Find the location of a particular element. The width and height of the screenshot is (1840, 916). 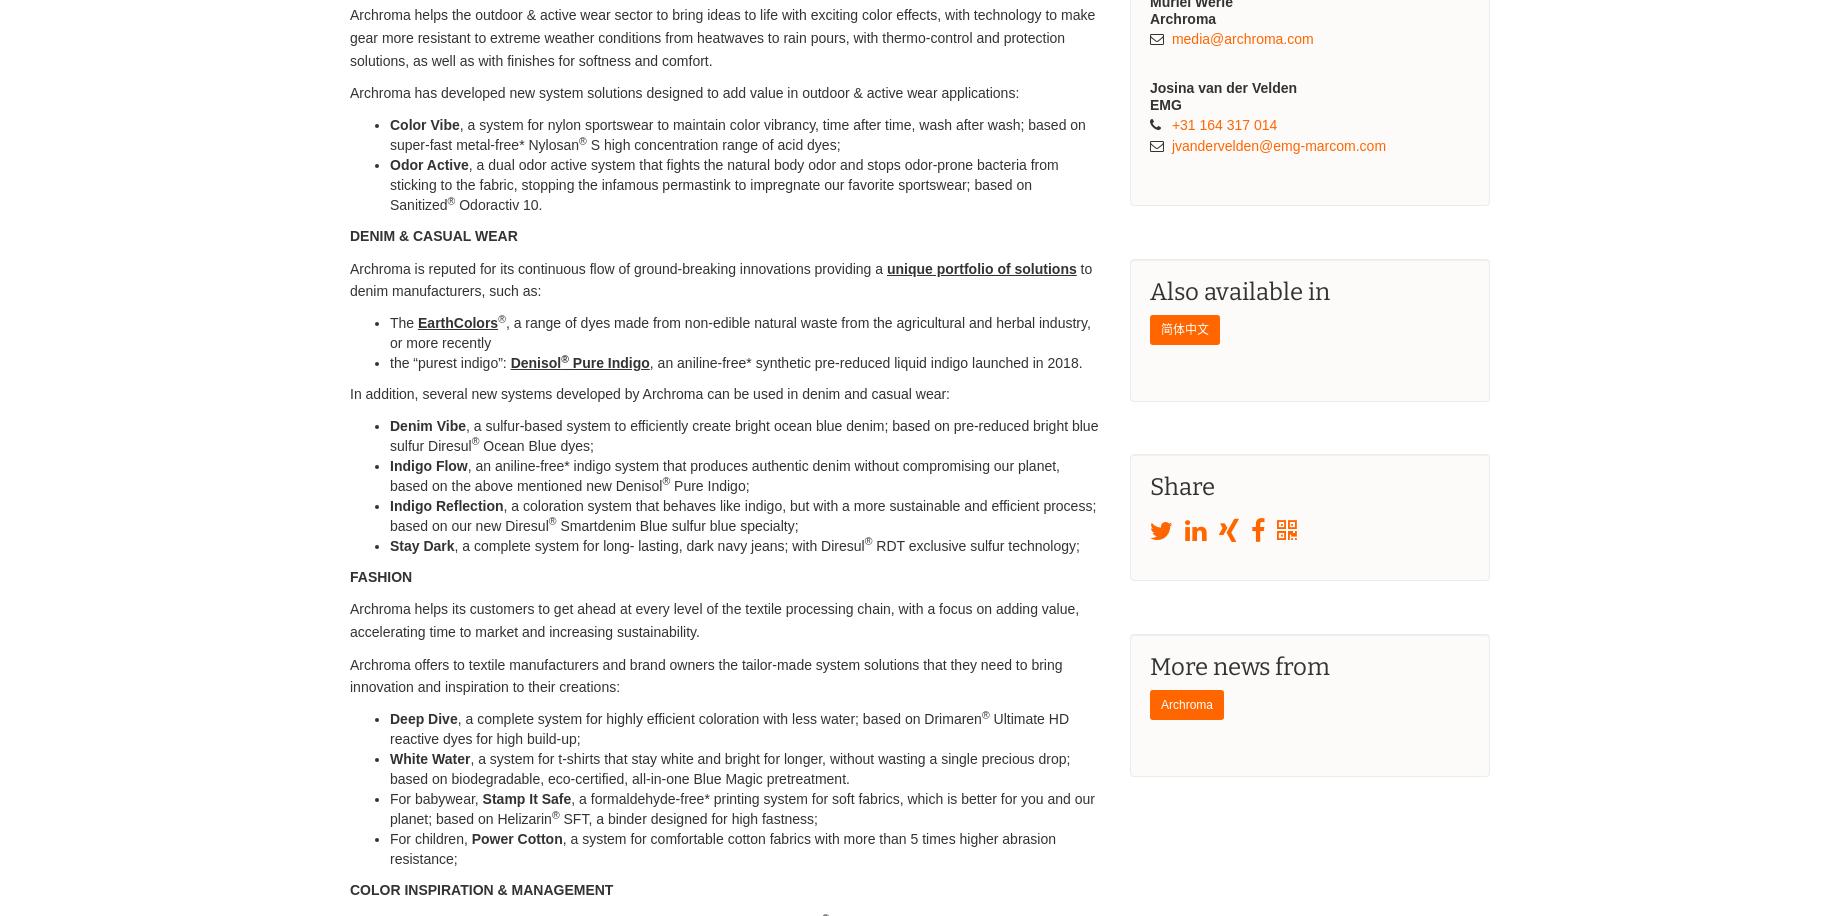

'Smartdenim Blue sulfur blue specialty;' is located at coordinates (675, 523).